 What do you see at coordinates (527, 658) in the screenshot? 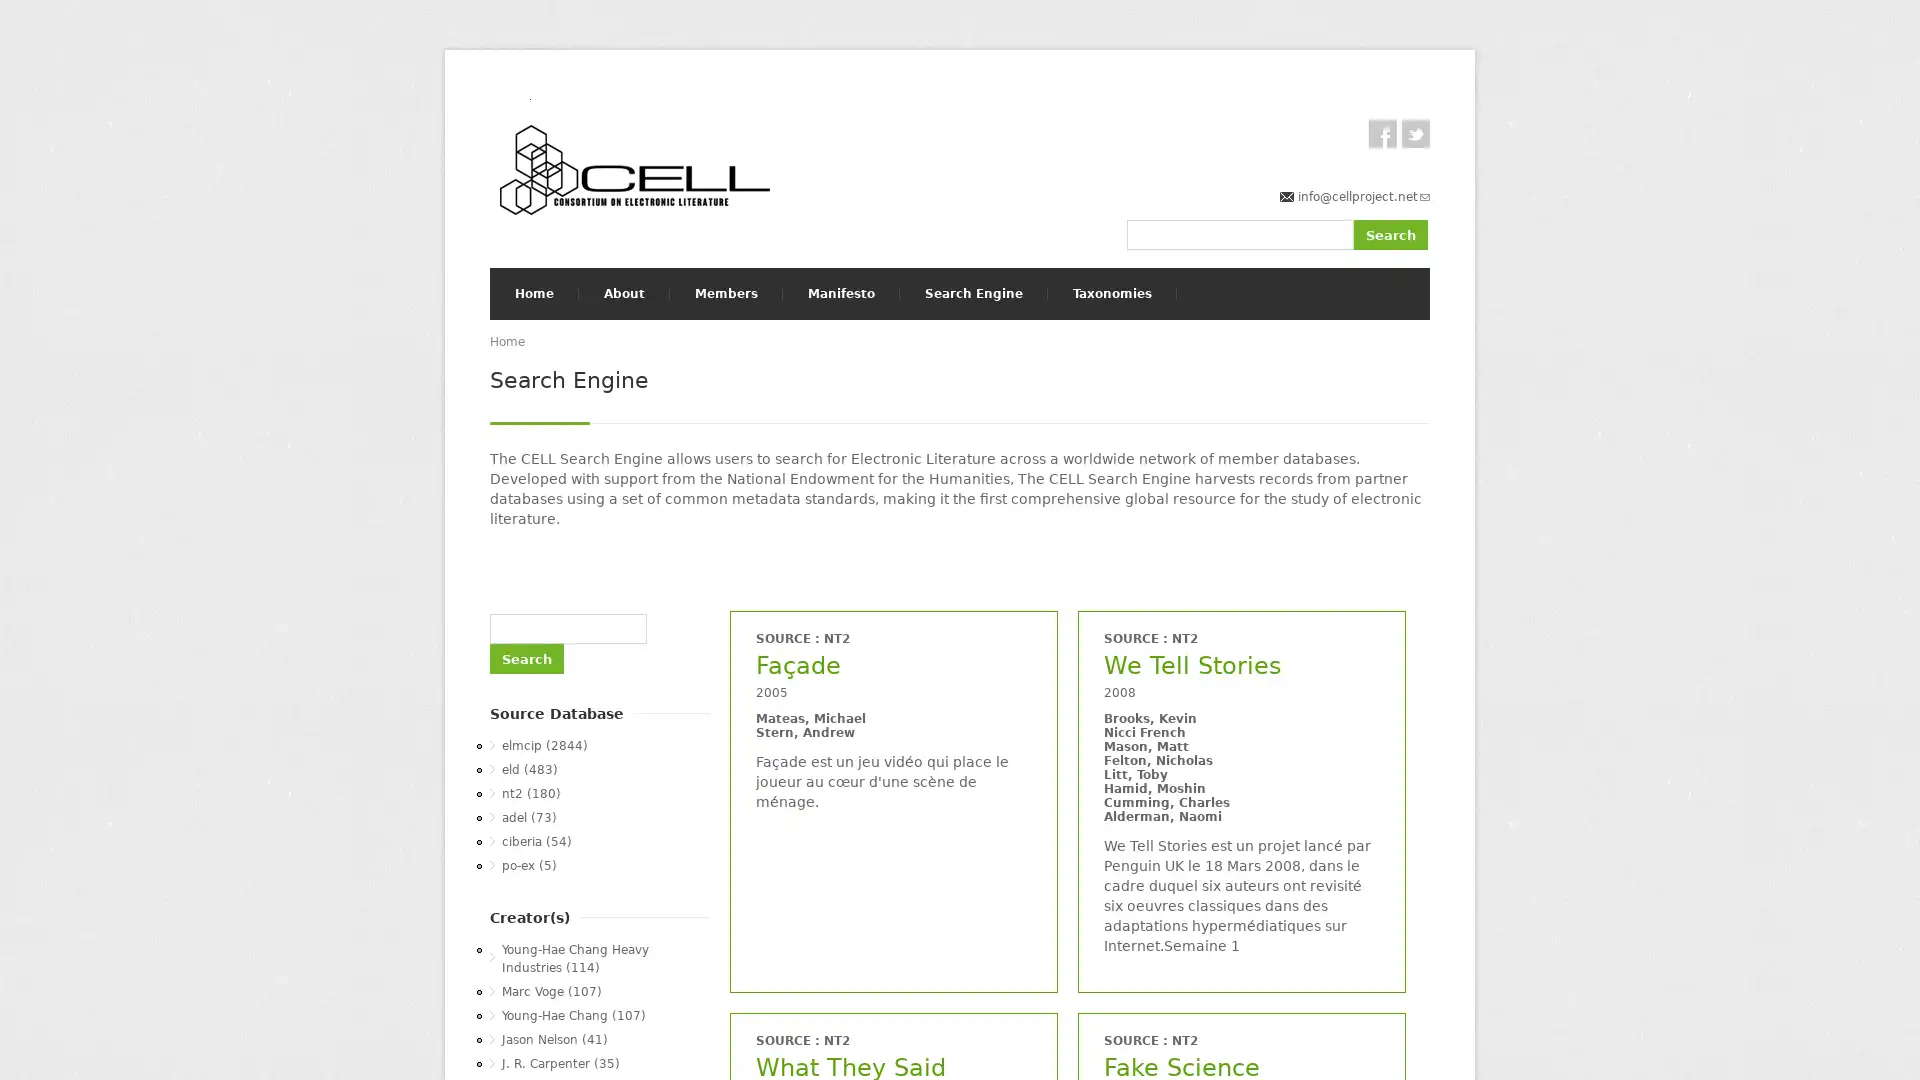
I see `Search` at bounding box center [527, 658].